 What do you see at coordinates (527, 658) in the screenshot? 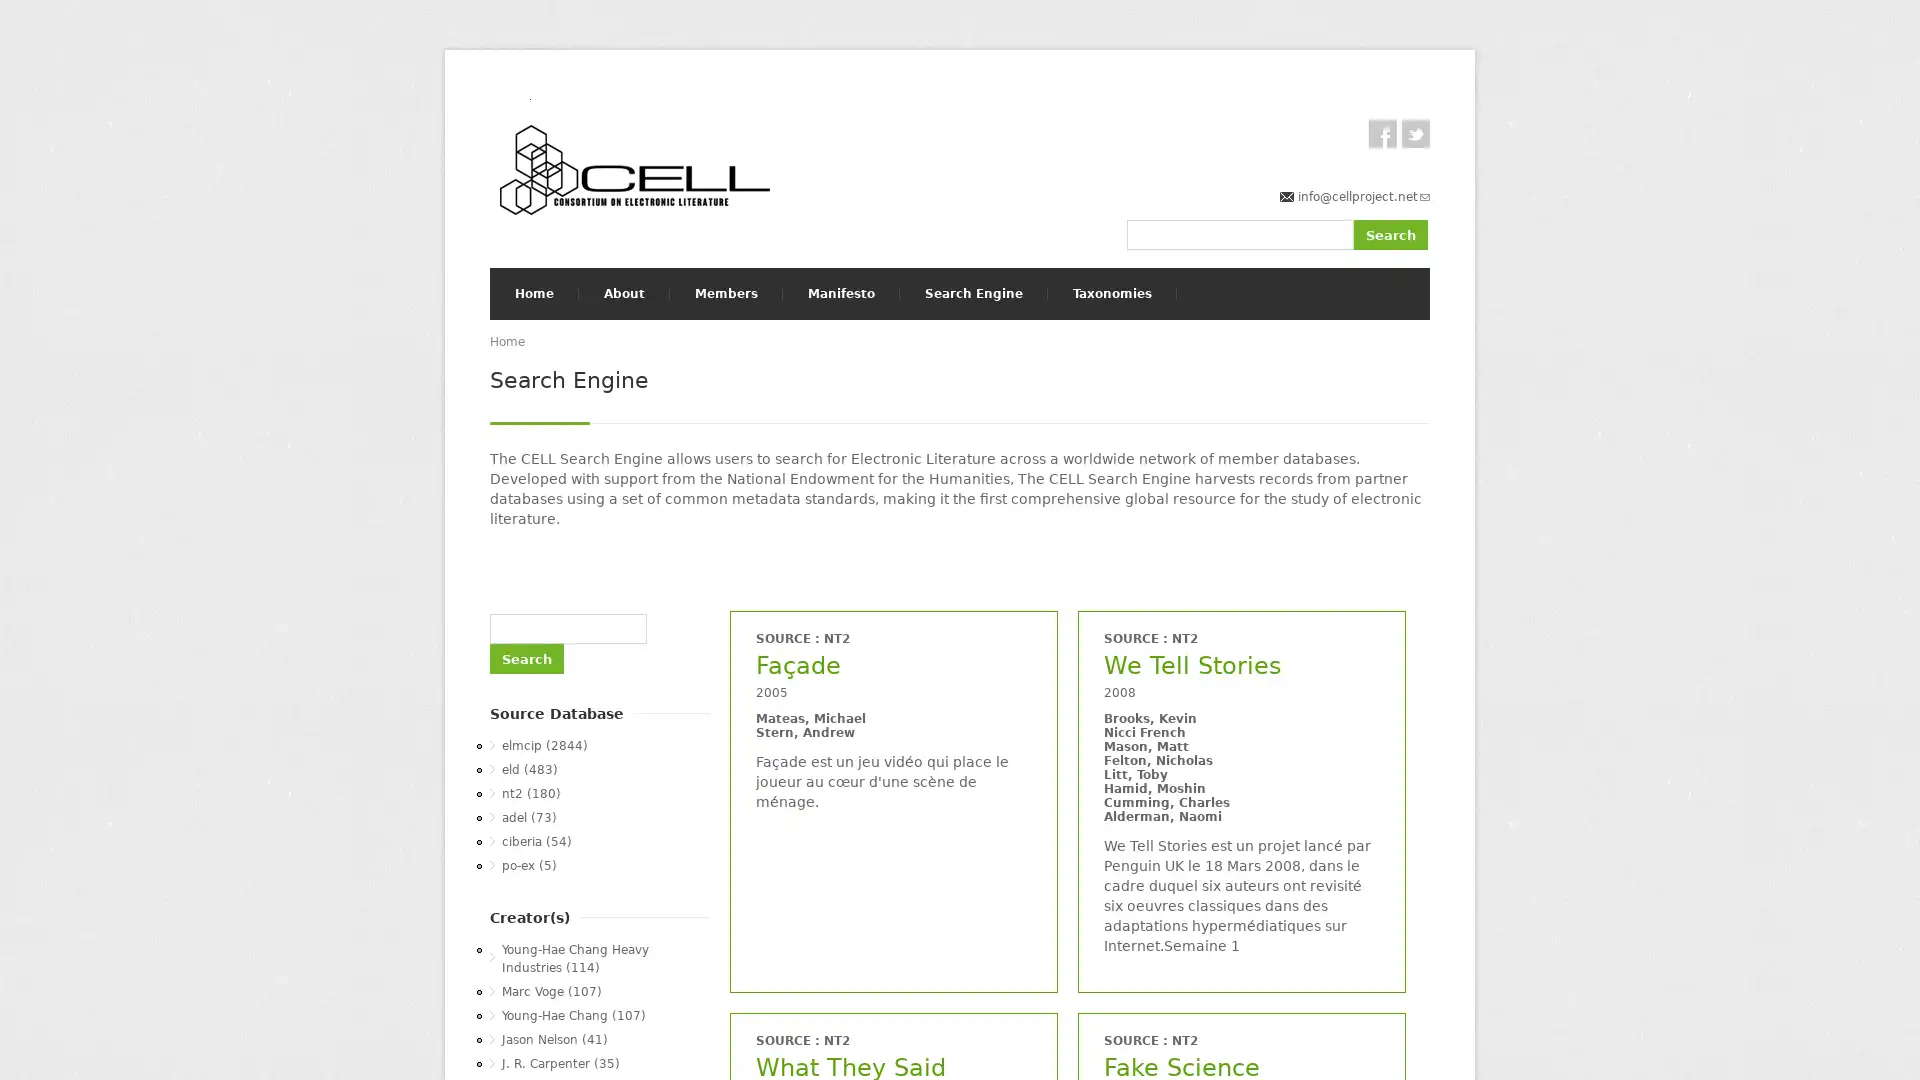
I see `Search` at bounding box center [527, 658].